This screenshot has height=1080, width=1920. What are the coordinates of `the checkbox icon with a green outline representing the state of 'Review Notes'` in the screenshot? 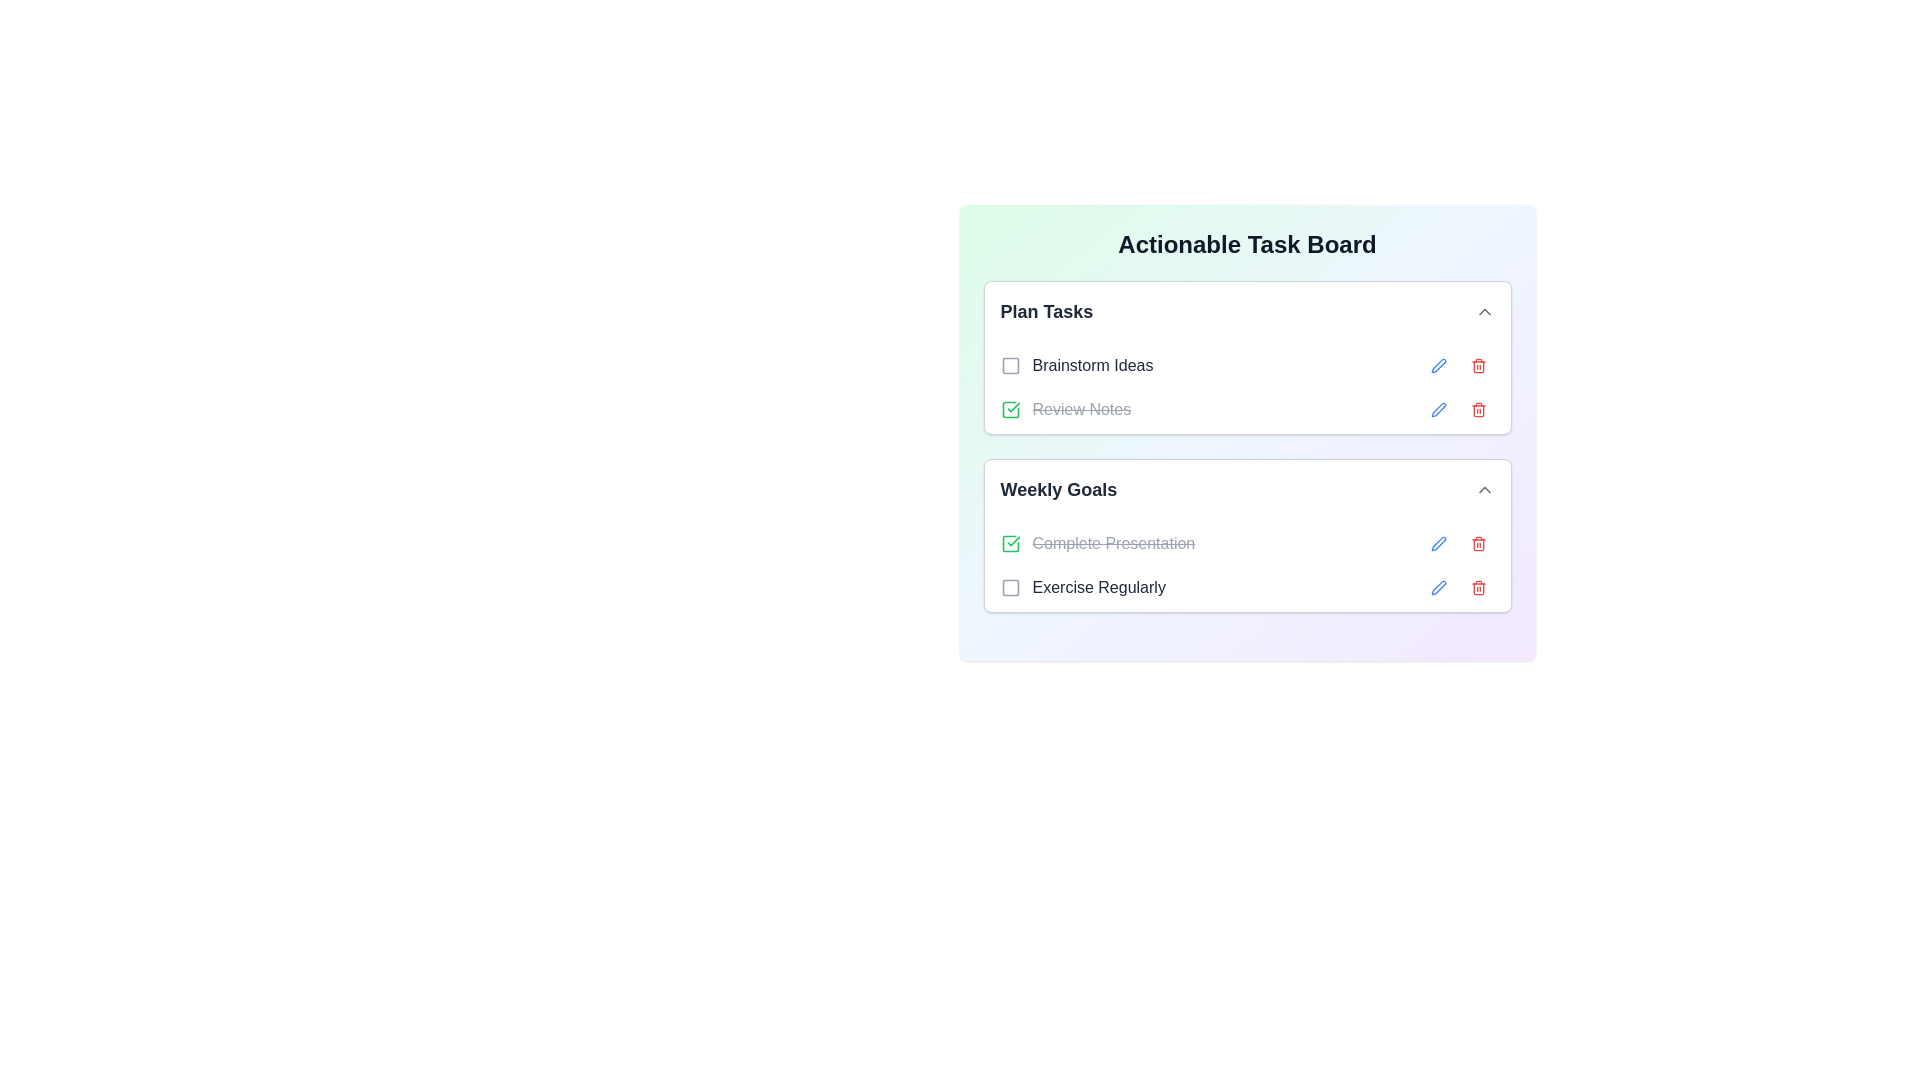 It's located at (1010, 543).